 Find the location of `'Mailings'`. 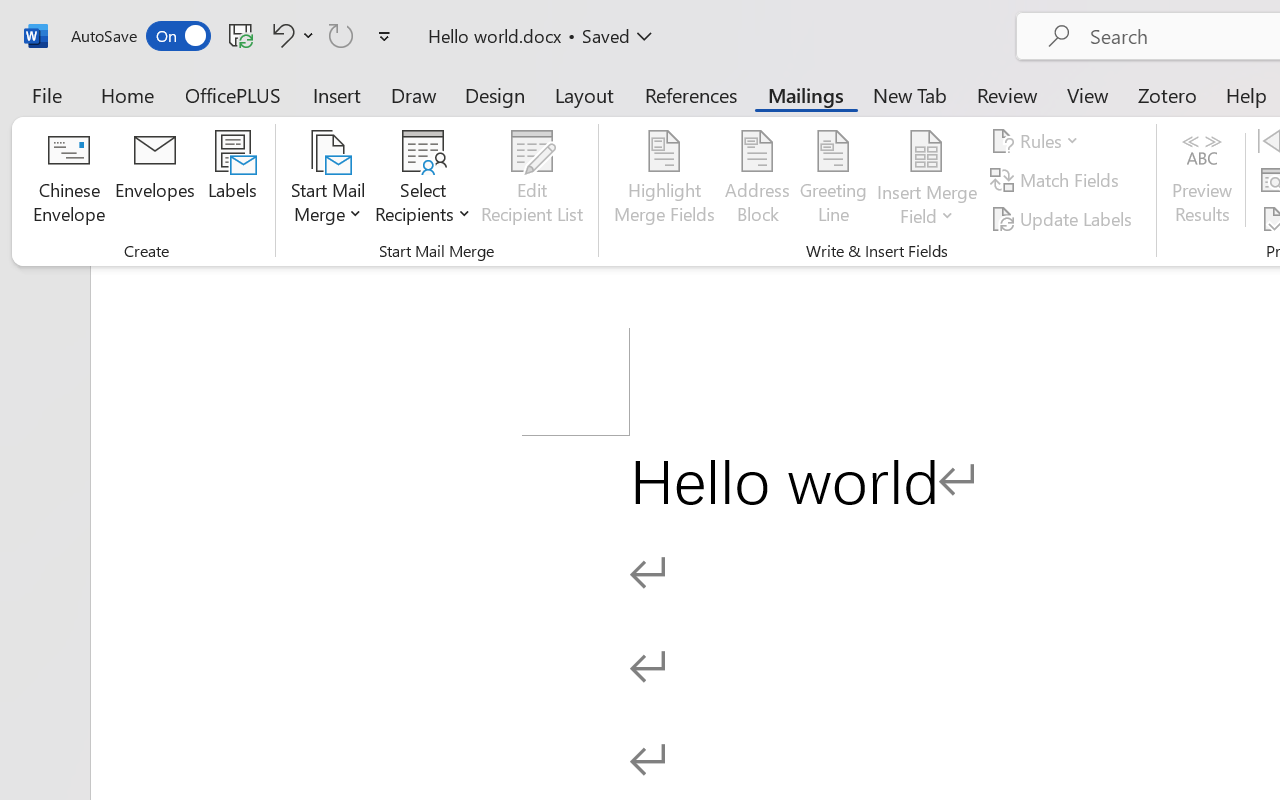

'Mailings' is located at coordinates (806, 94).